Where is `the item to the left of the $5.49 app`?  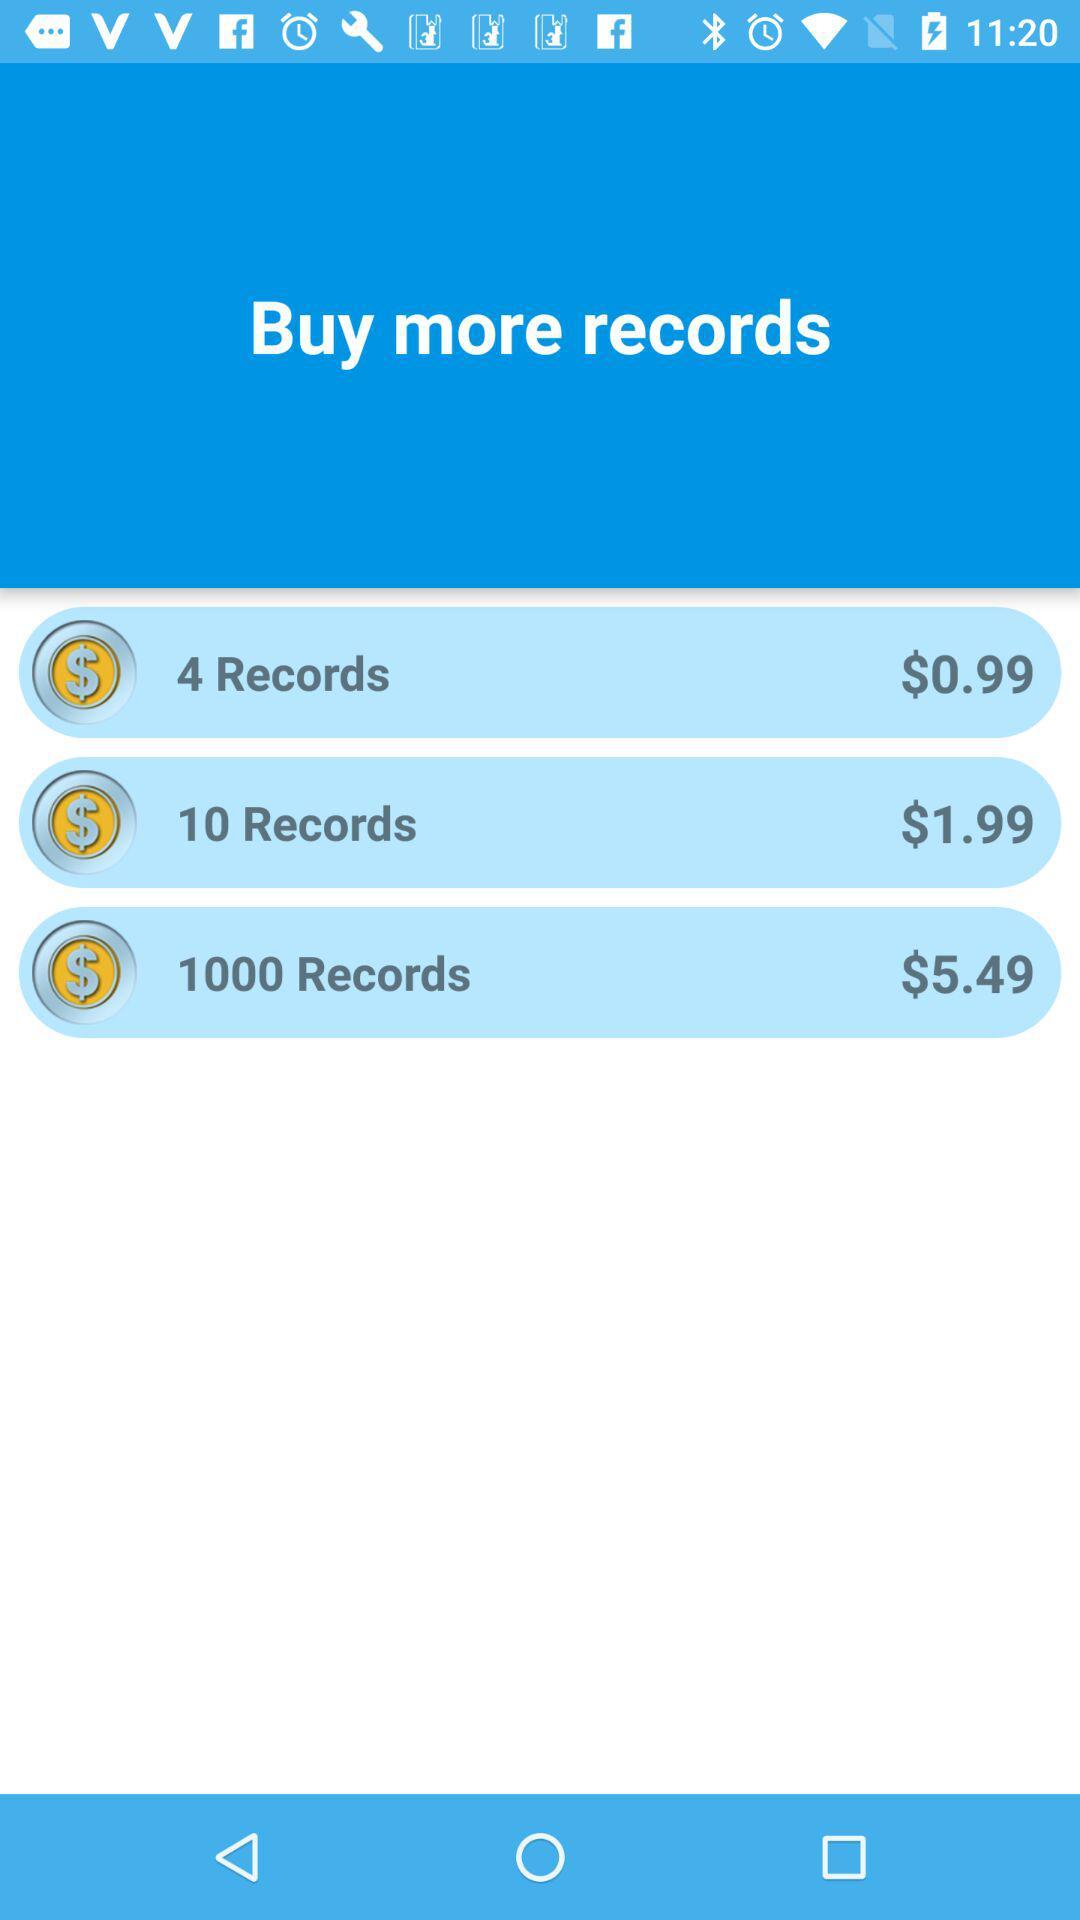 the item to the left of the $5.49 app is located at coordinates (510, 972).